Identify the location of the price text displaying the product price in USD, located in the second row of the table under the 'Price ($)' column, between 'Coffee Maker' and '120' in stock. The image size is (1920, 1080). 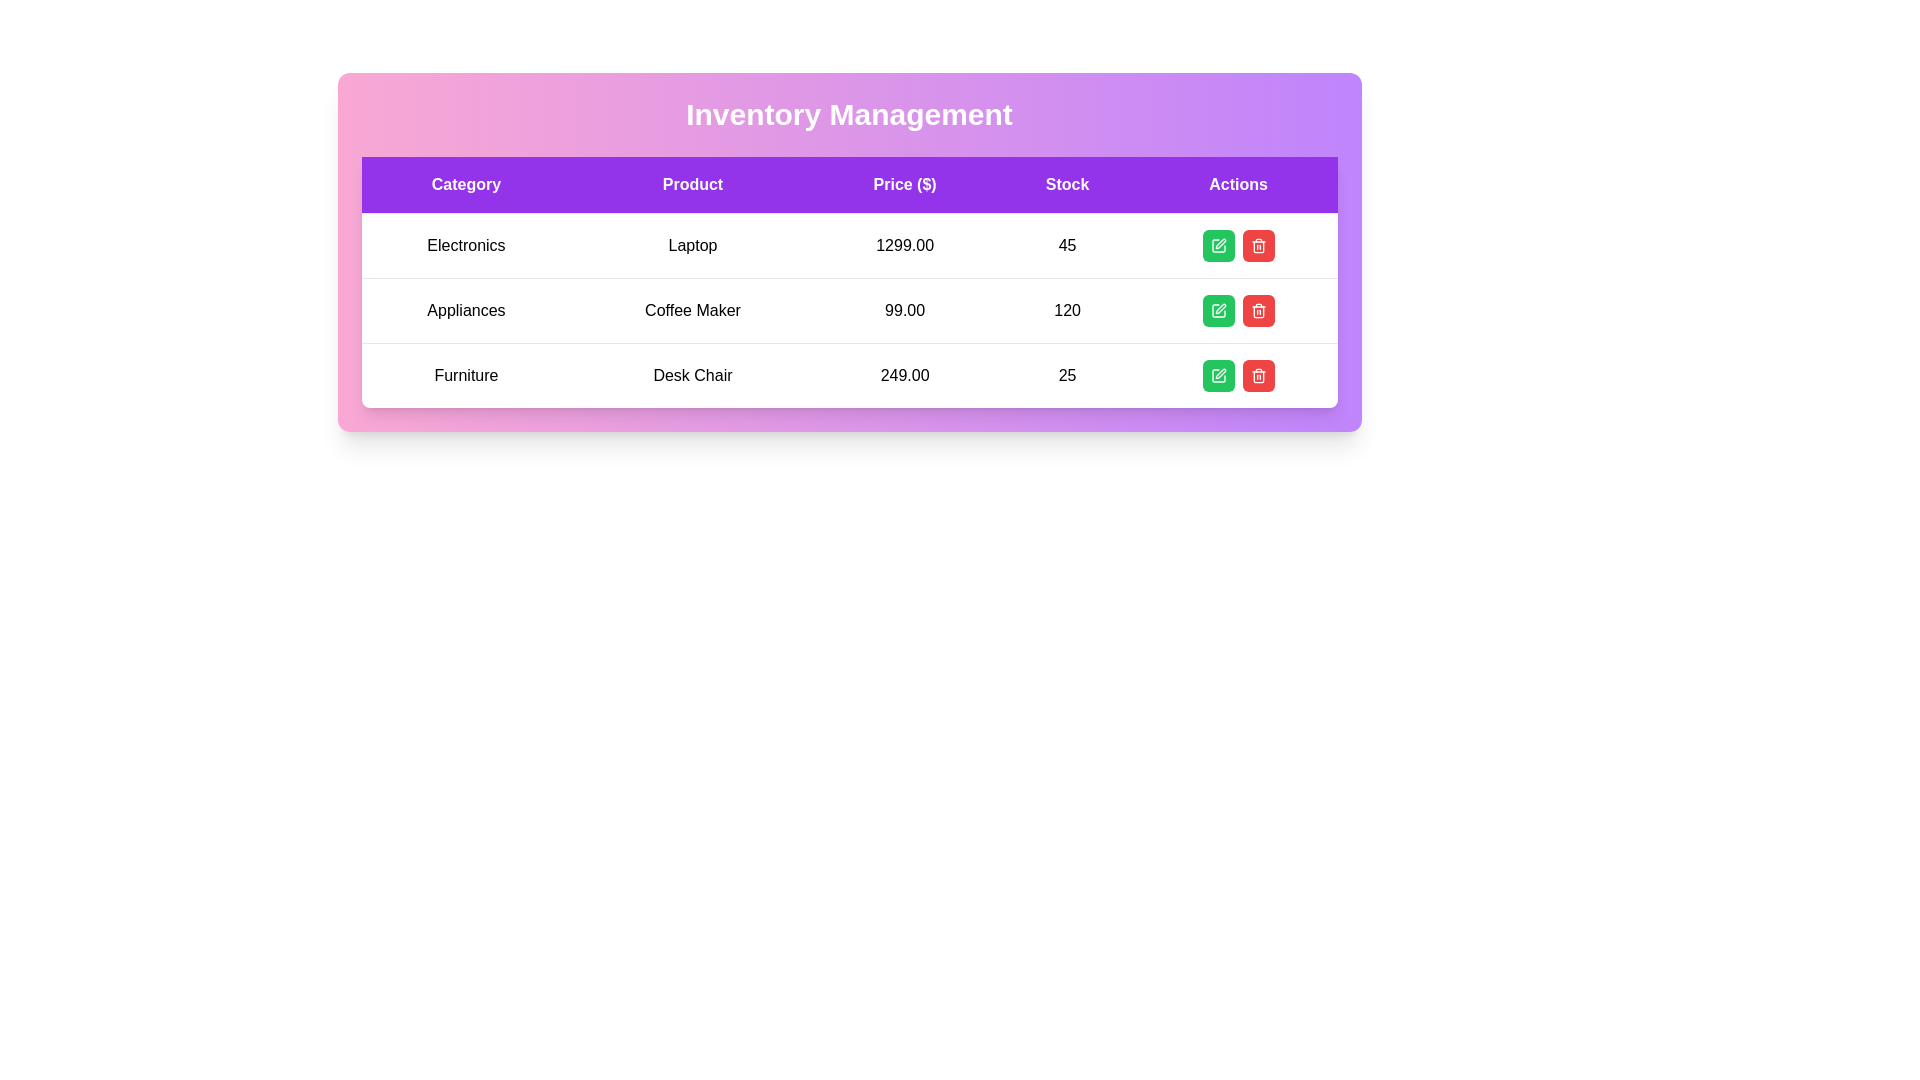
(904, 311).